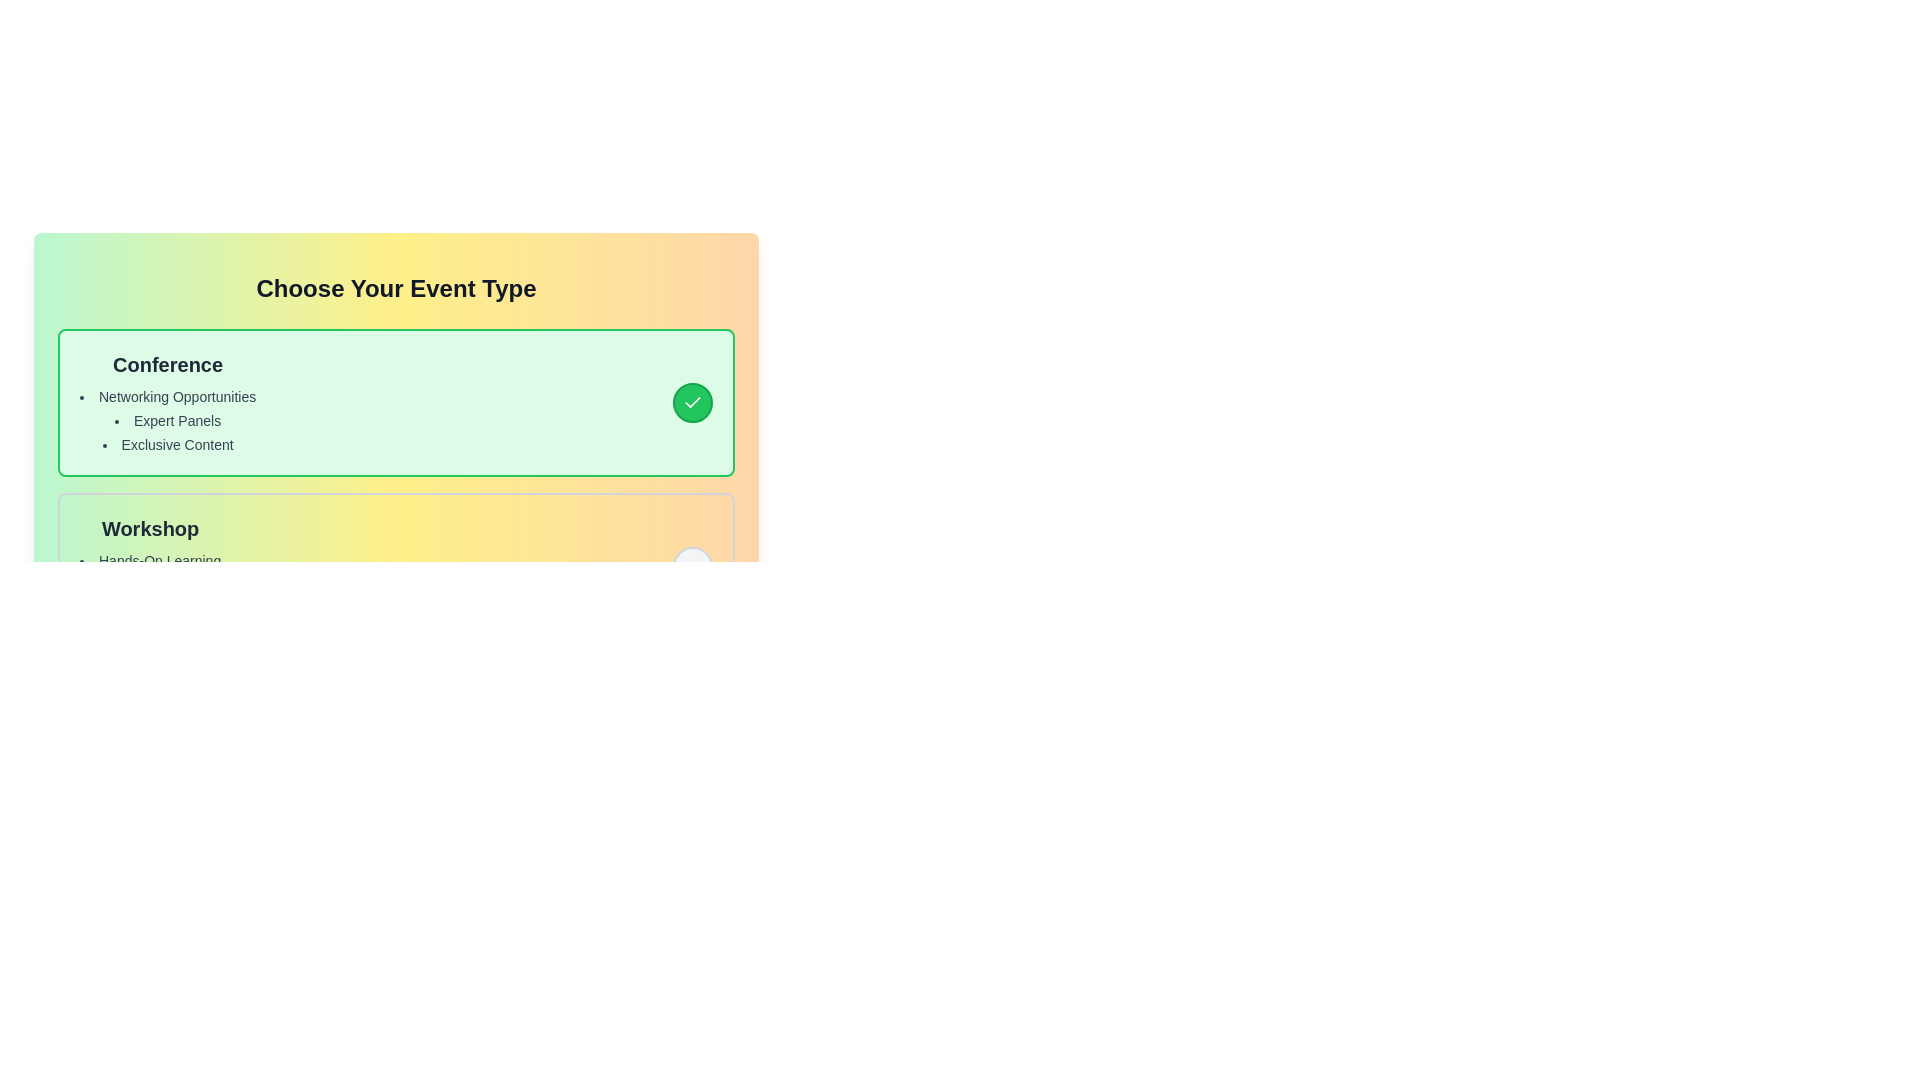 The height and width of the screenshot is (1080, 1920). What do you see at coordinates (692, 402) in the screenshot?
I see `the circular green button with a white border and a check icon, located to the right of the 'Conference' box` at bounding box center [692, 402].